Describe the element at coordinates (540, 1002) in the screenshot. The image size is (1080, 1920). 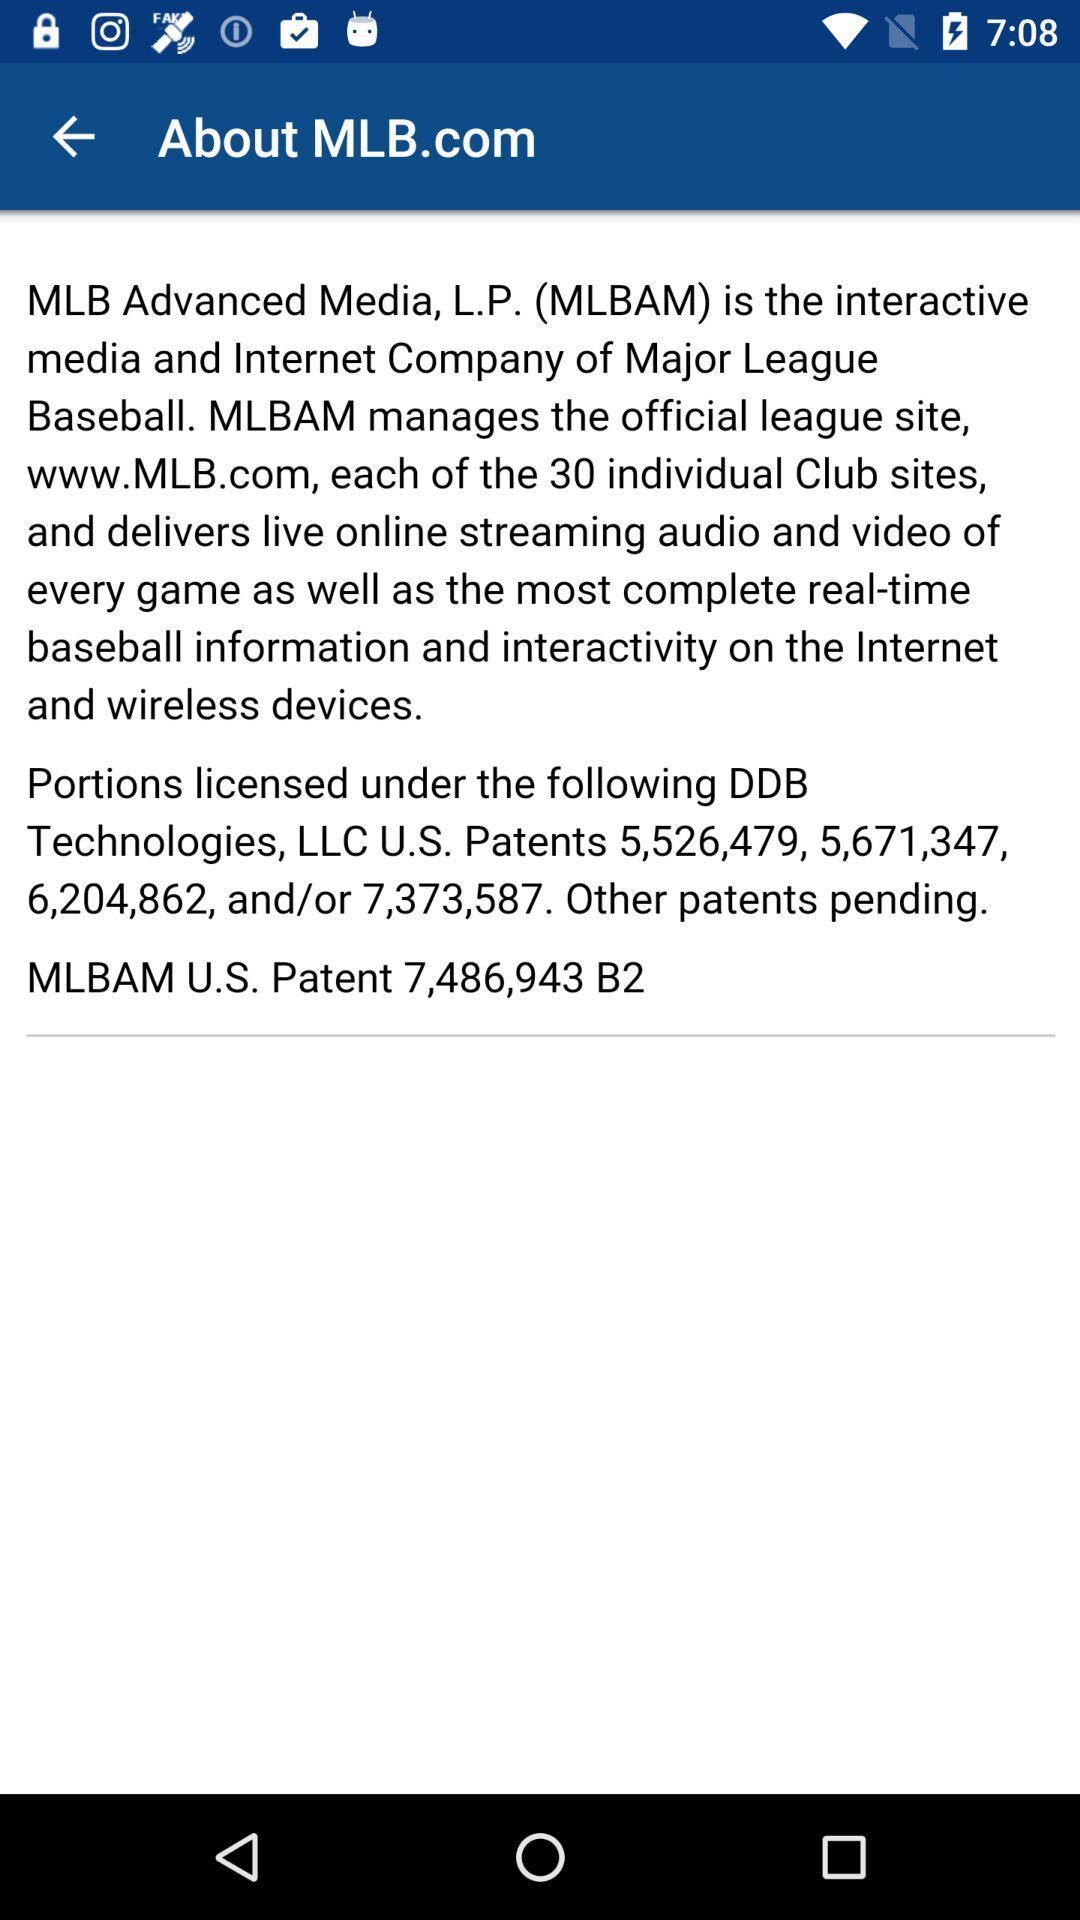
I see `seeing in the paragraph` at that location.